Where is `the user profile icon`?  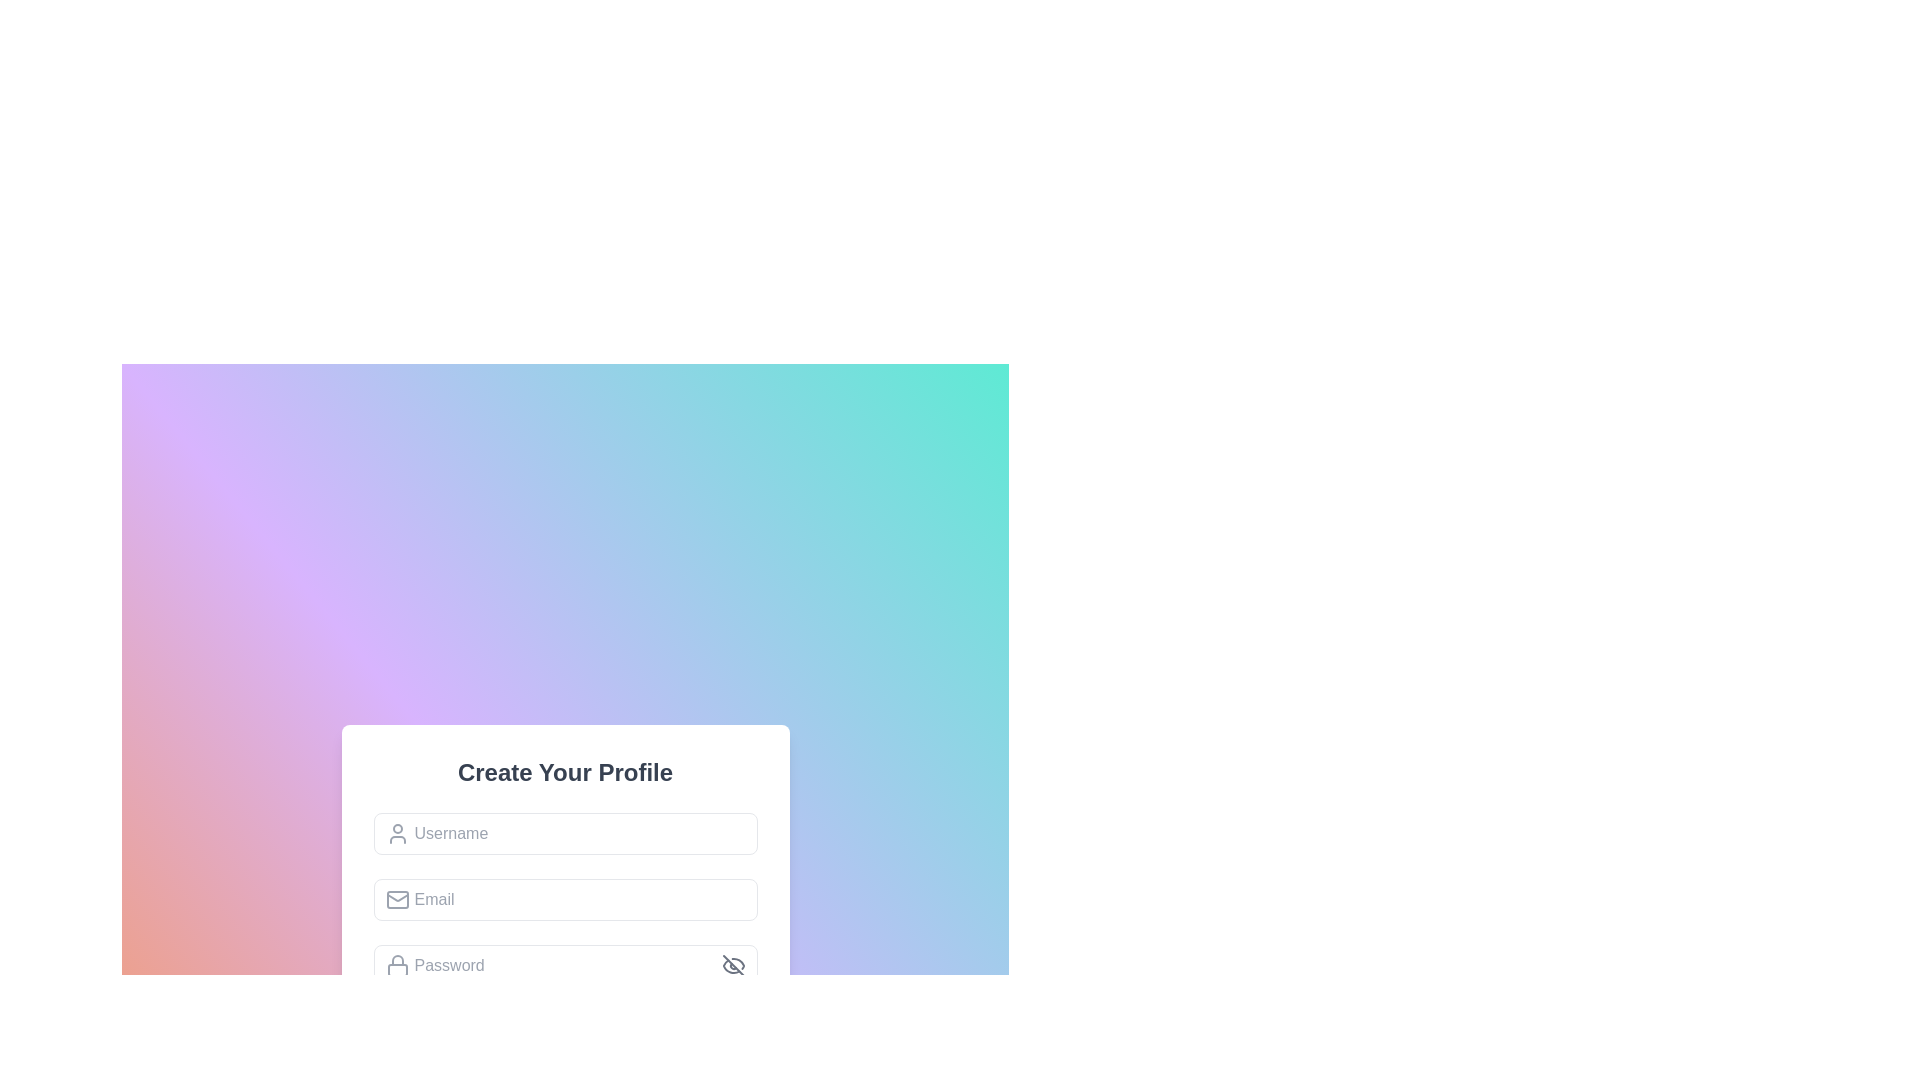
the user profile icon is located at coordinates (397, 833).